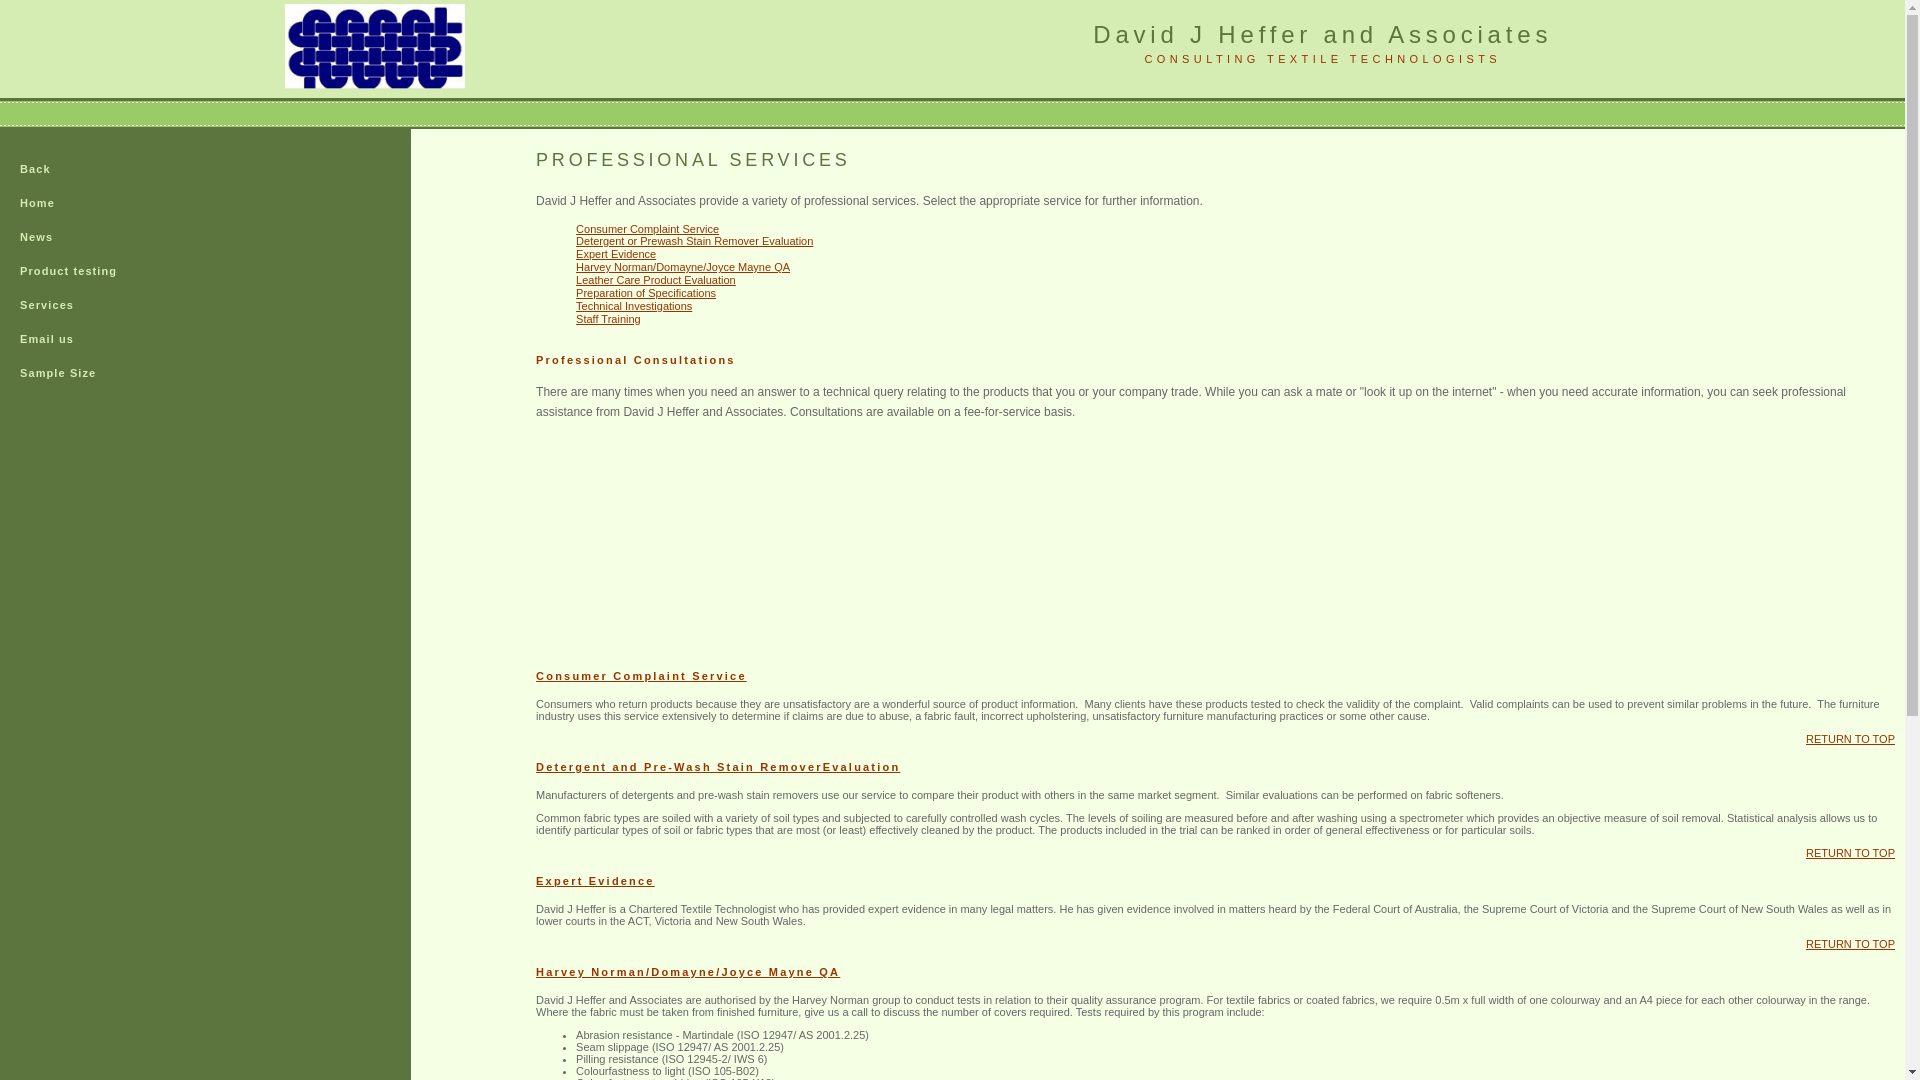 The width and height of the screenshot is (1920, 1080). Describe the element at coordinates (575, 293) in the screenshot. I see `'Preparation of Specifications'` at that location.